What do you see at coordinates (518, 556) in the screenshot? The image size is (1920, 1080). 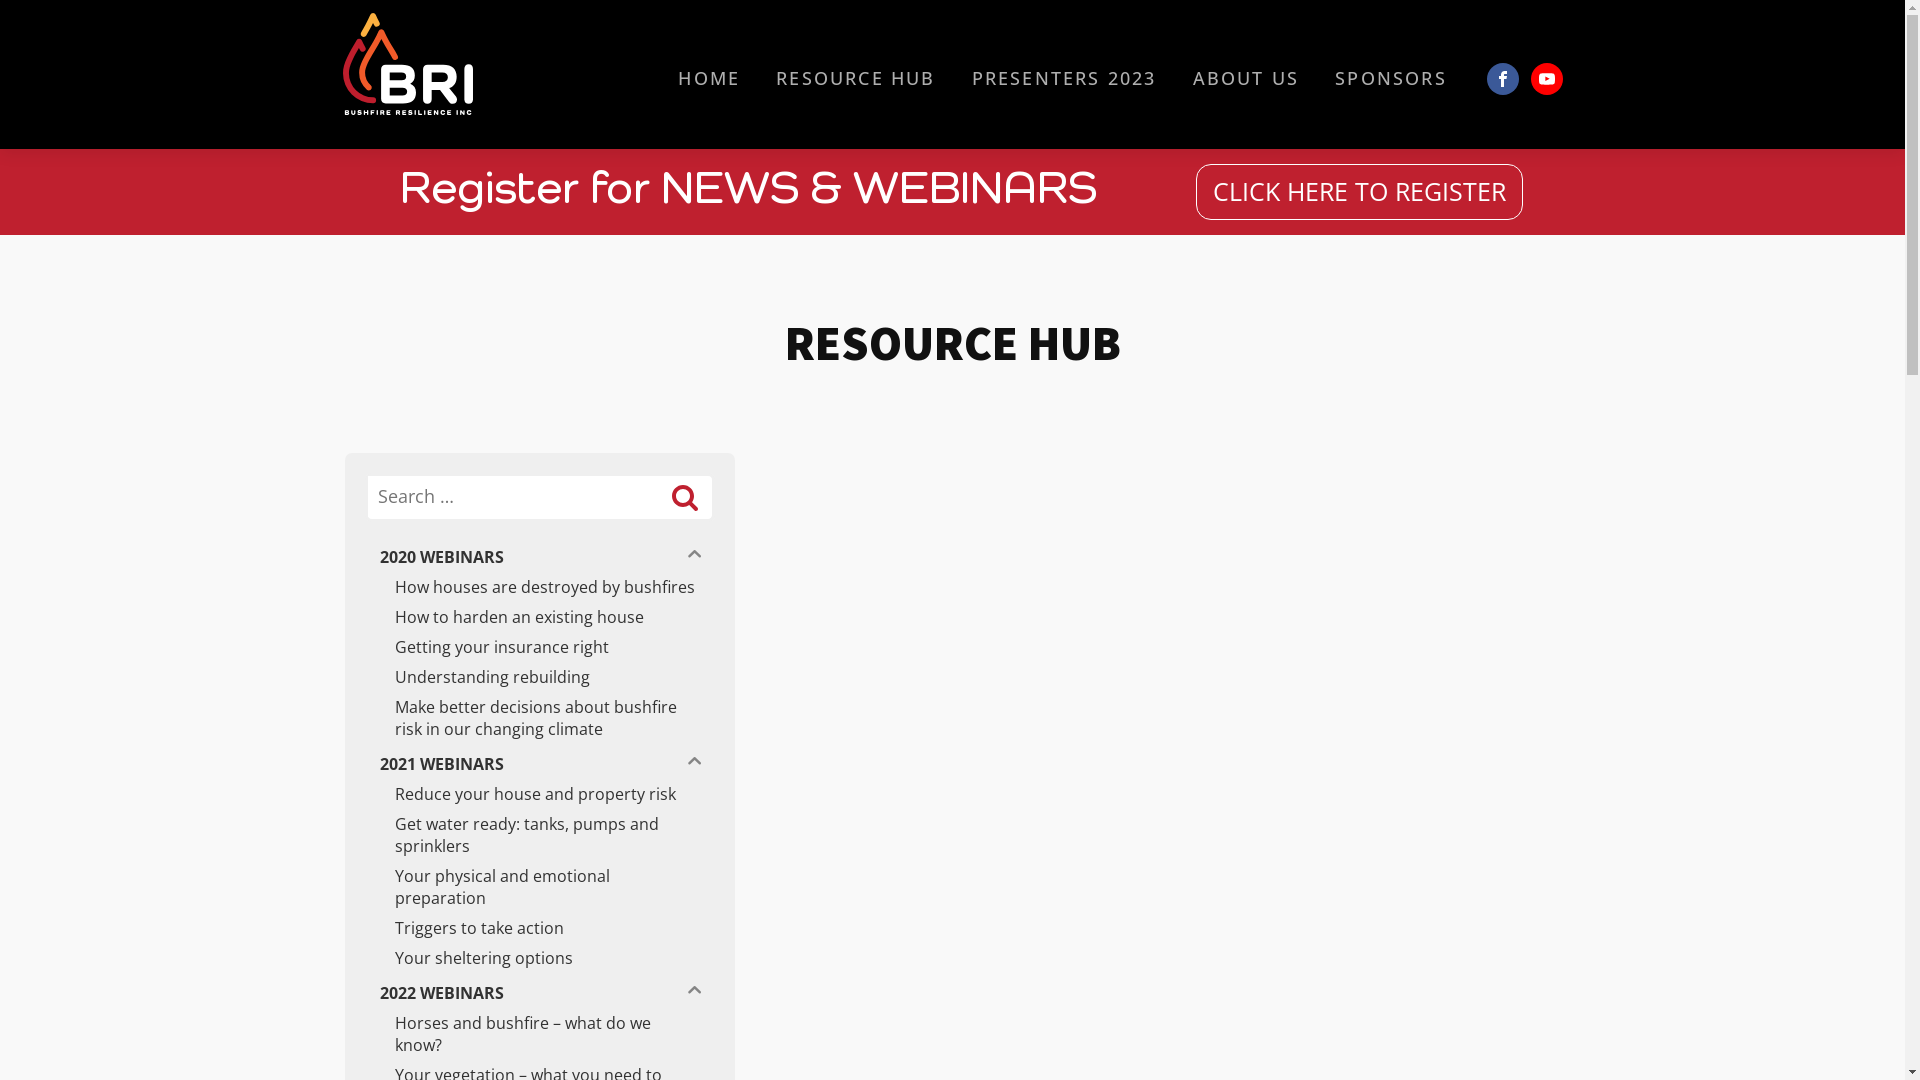 I see `'2020 WEBINARS'` at bounding box center [518, 556].